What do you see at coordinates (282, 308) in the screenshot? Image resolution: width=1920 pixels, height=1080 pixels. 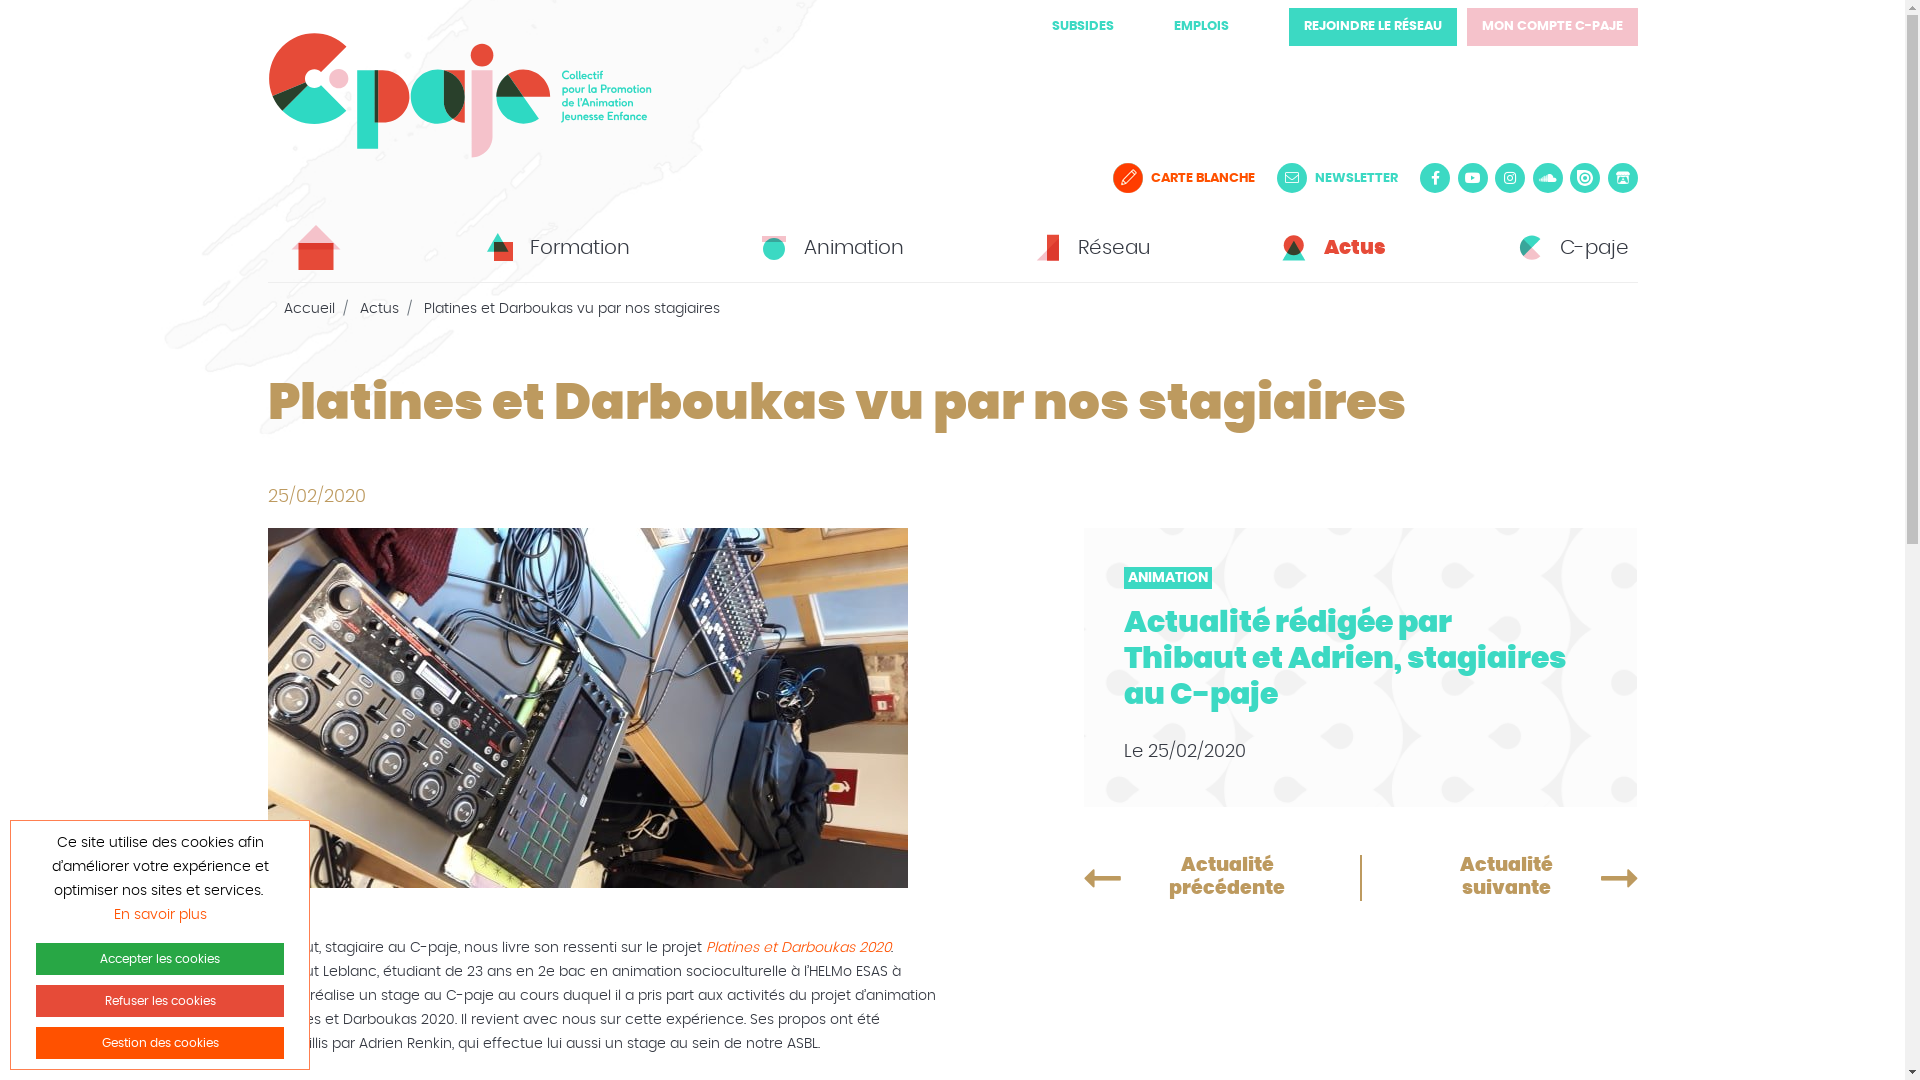 I see `'Accueil'` at bounding box center [282, 308].